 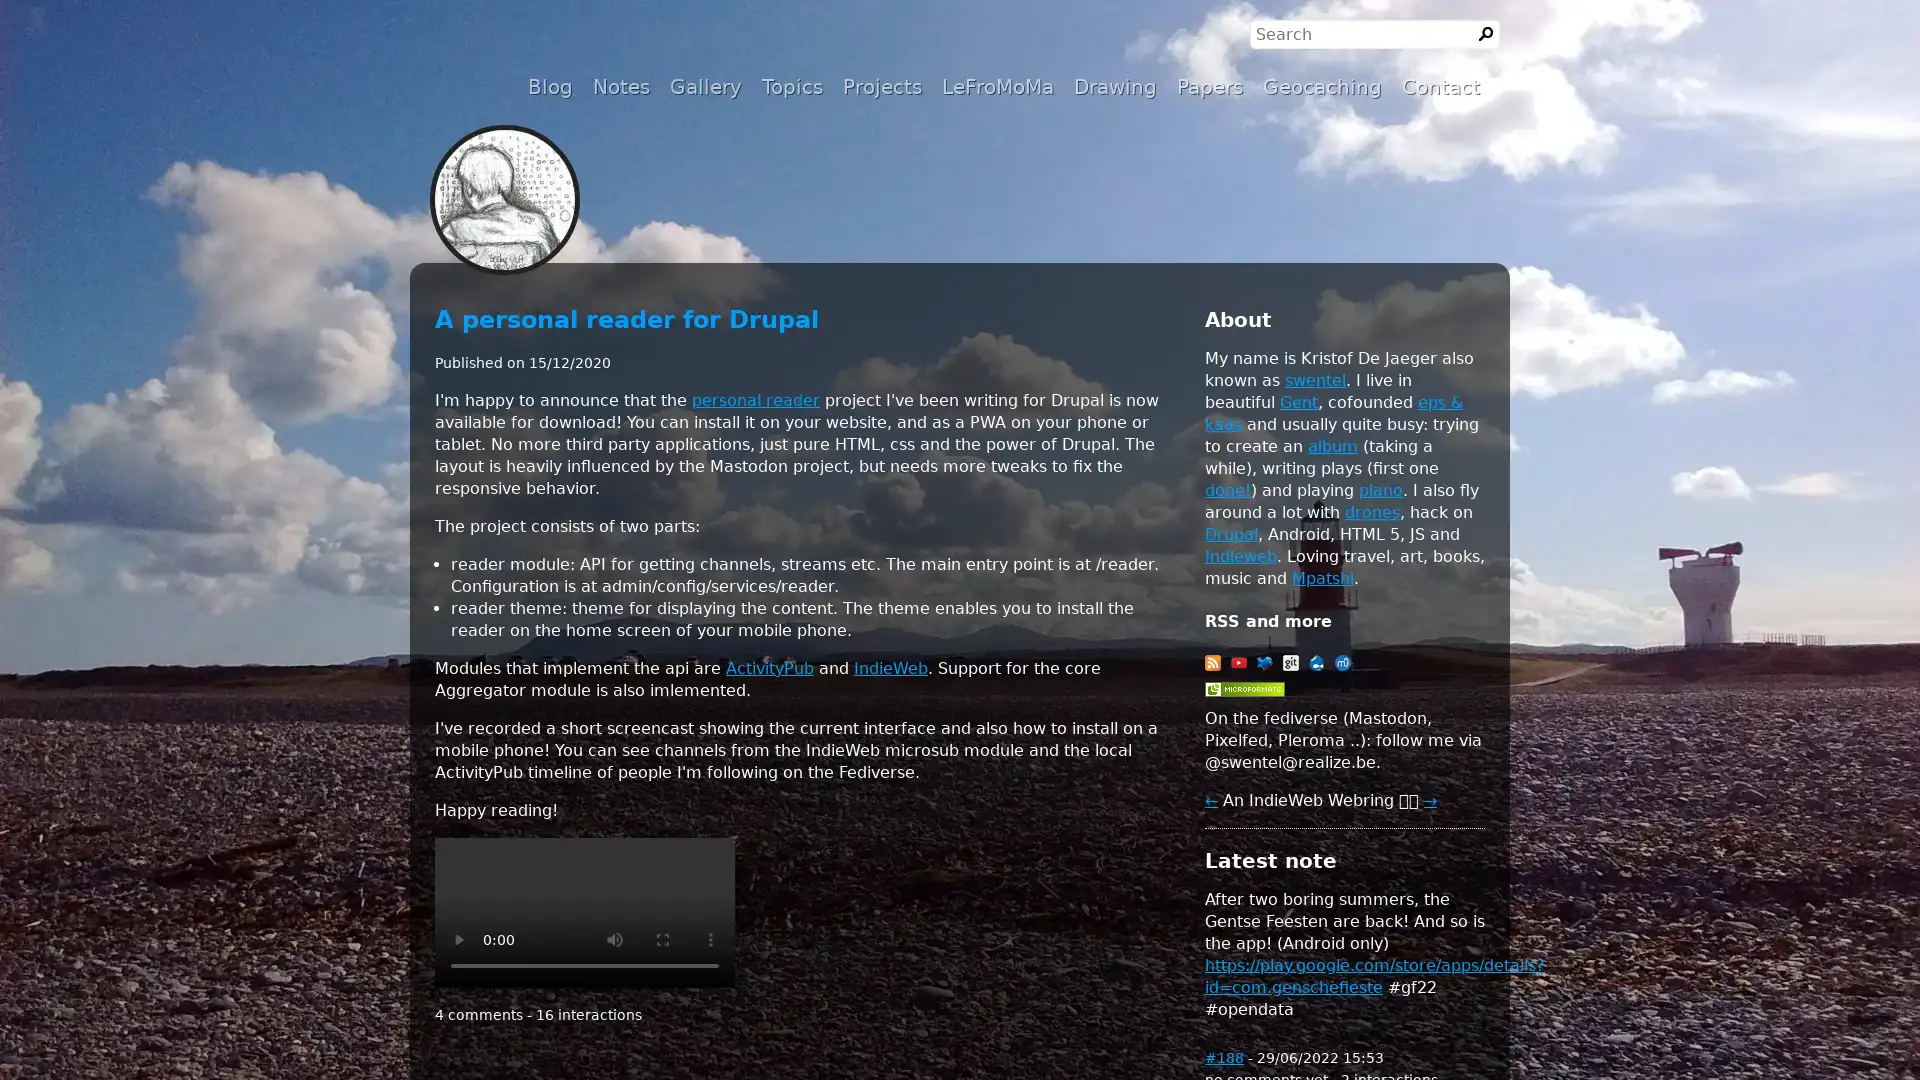 What do you see at coordinates (458, 938) in the screenshot?
I see `play` at bounding box center [458, 938].